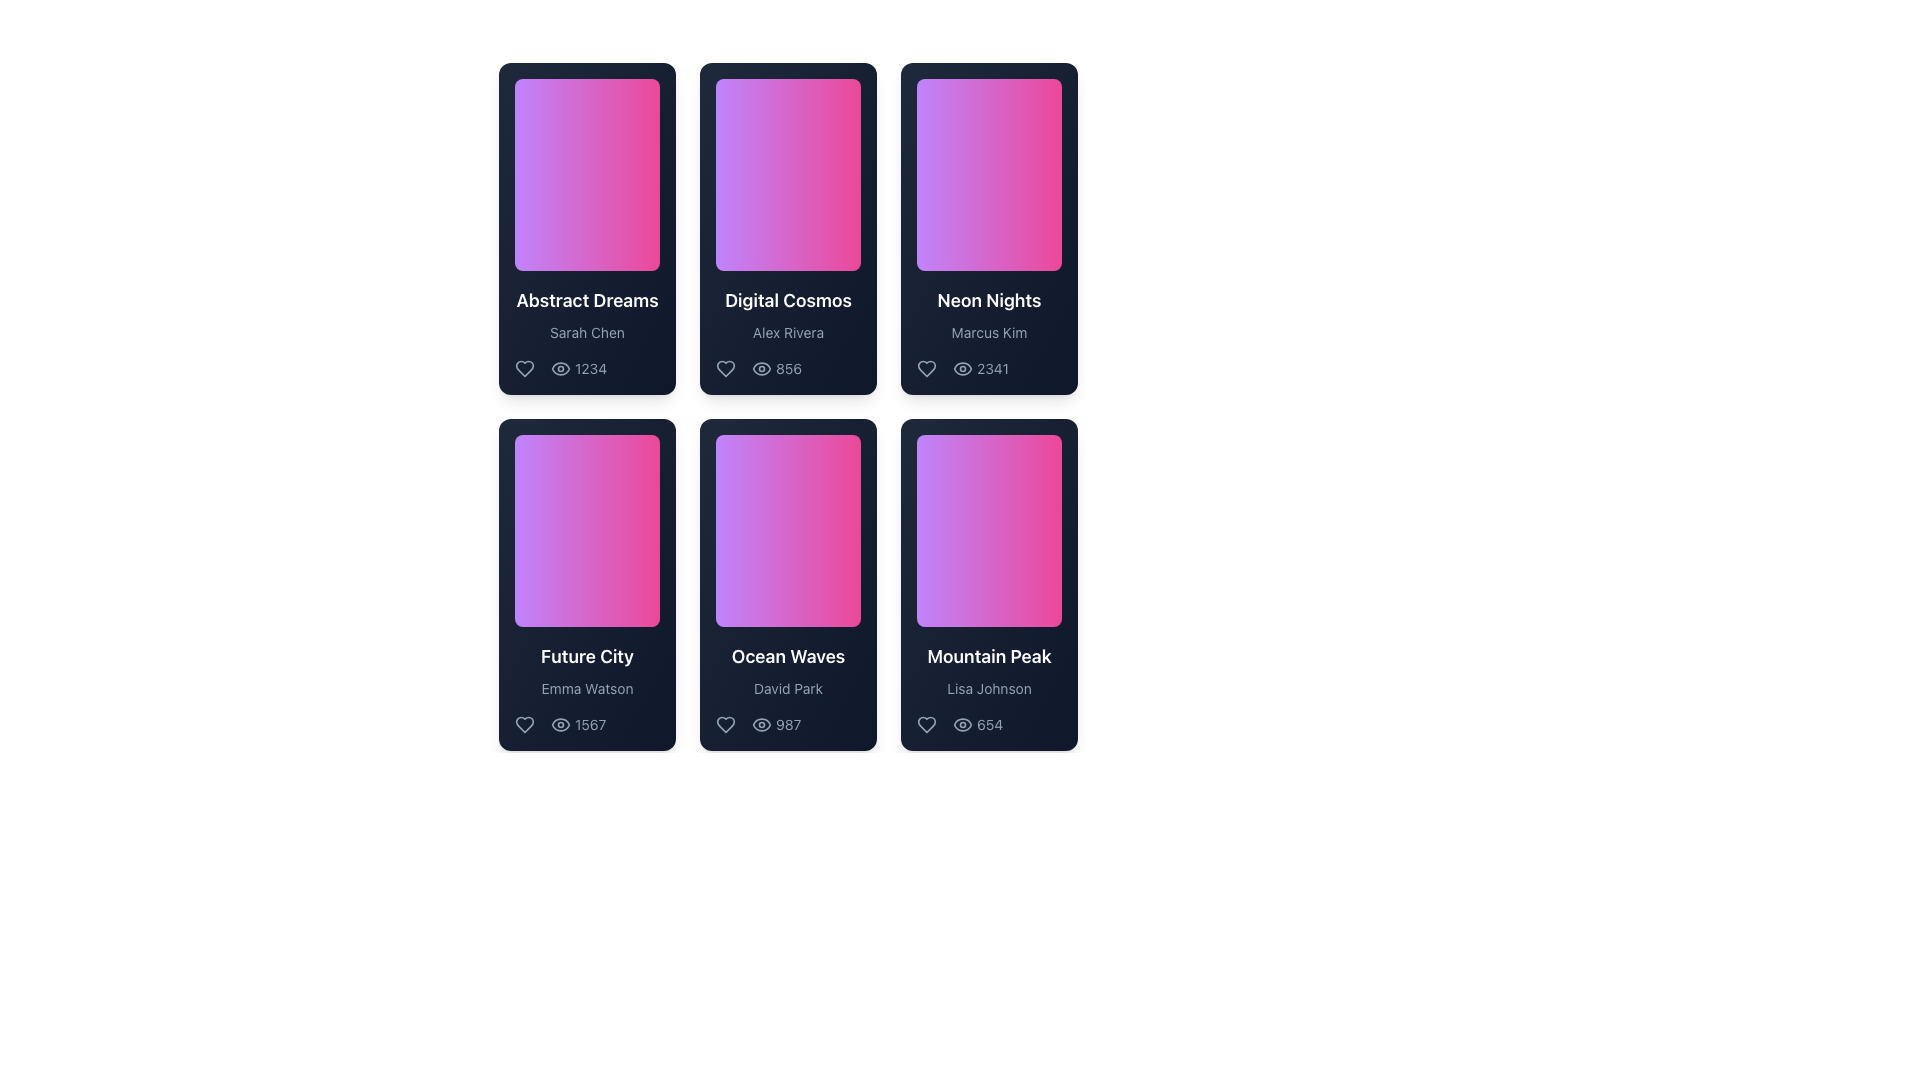 This screenshot has width=1920, height=1080. What do you see at coordinates (589, 725) in the screenshot?
I see `the text displaying '1567' in light gray color located at the bottom section of the 'Future City' card, which is aligned horizontally with an eye icon` at bounding box center [589, 725].